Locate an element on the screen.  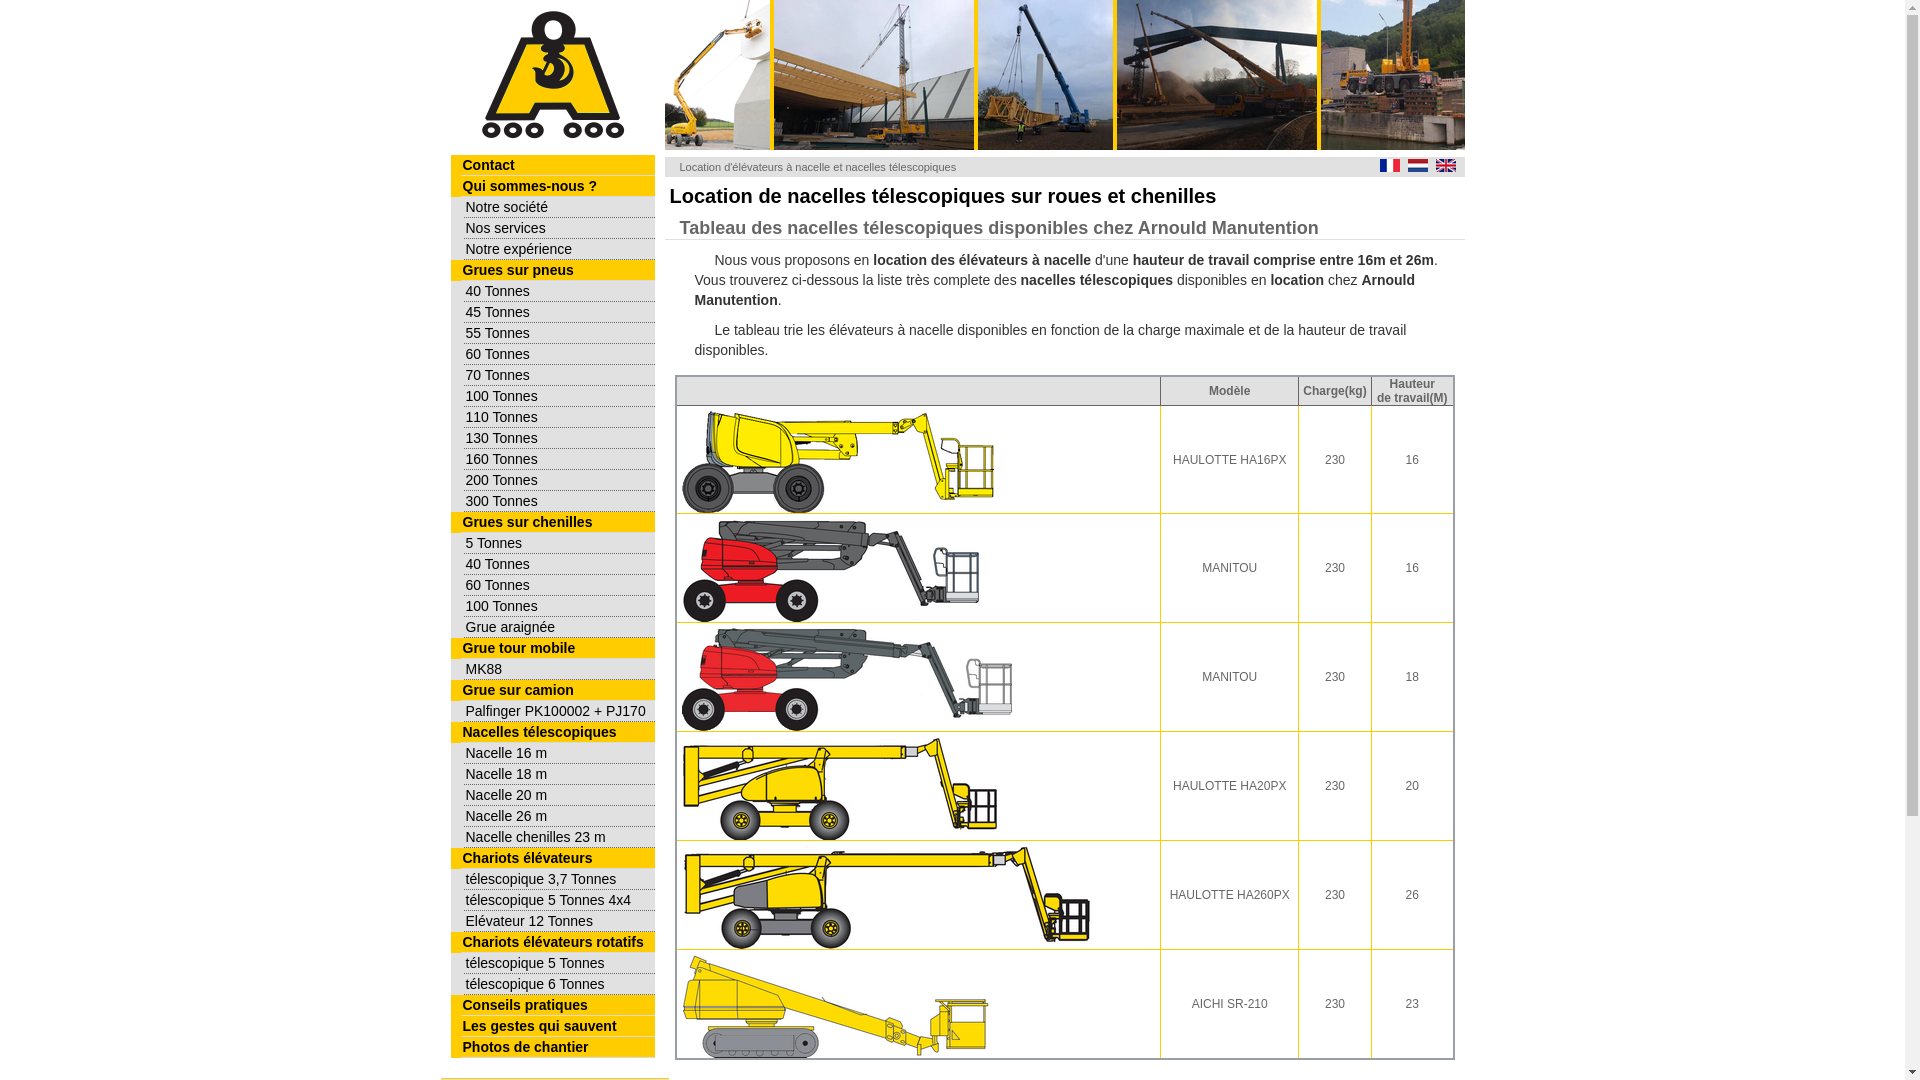
'Contact' is located at coordinates (556, 164).